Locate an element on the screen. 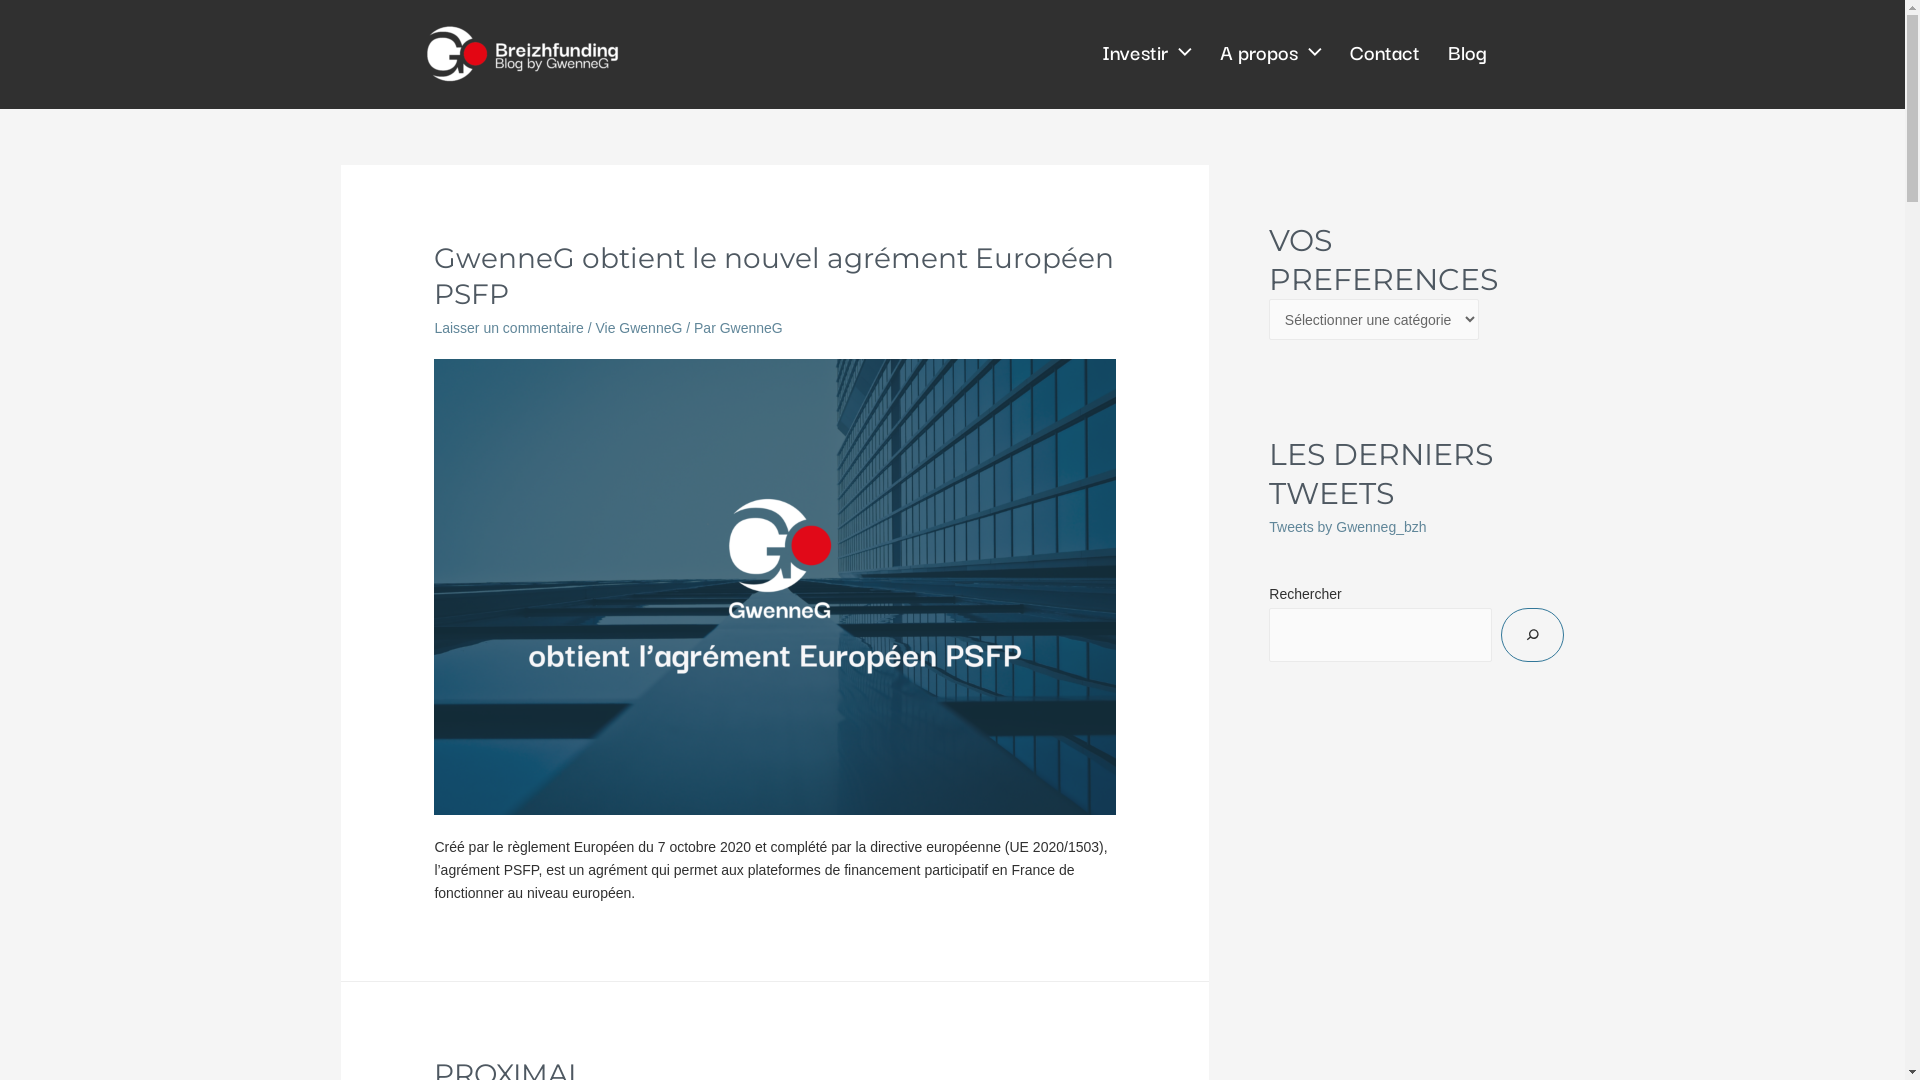  'Blog' is located at coordinates (1458, 50).